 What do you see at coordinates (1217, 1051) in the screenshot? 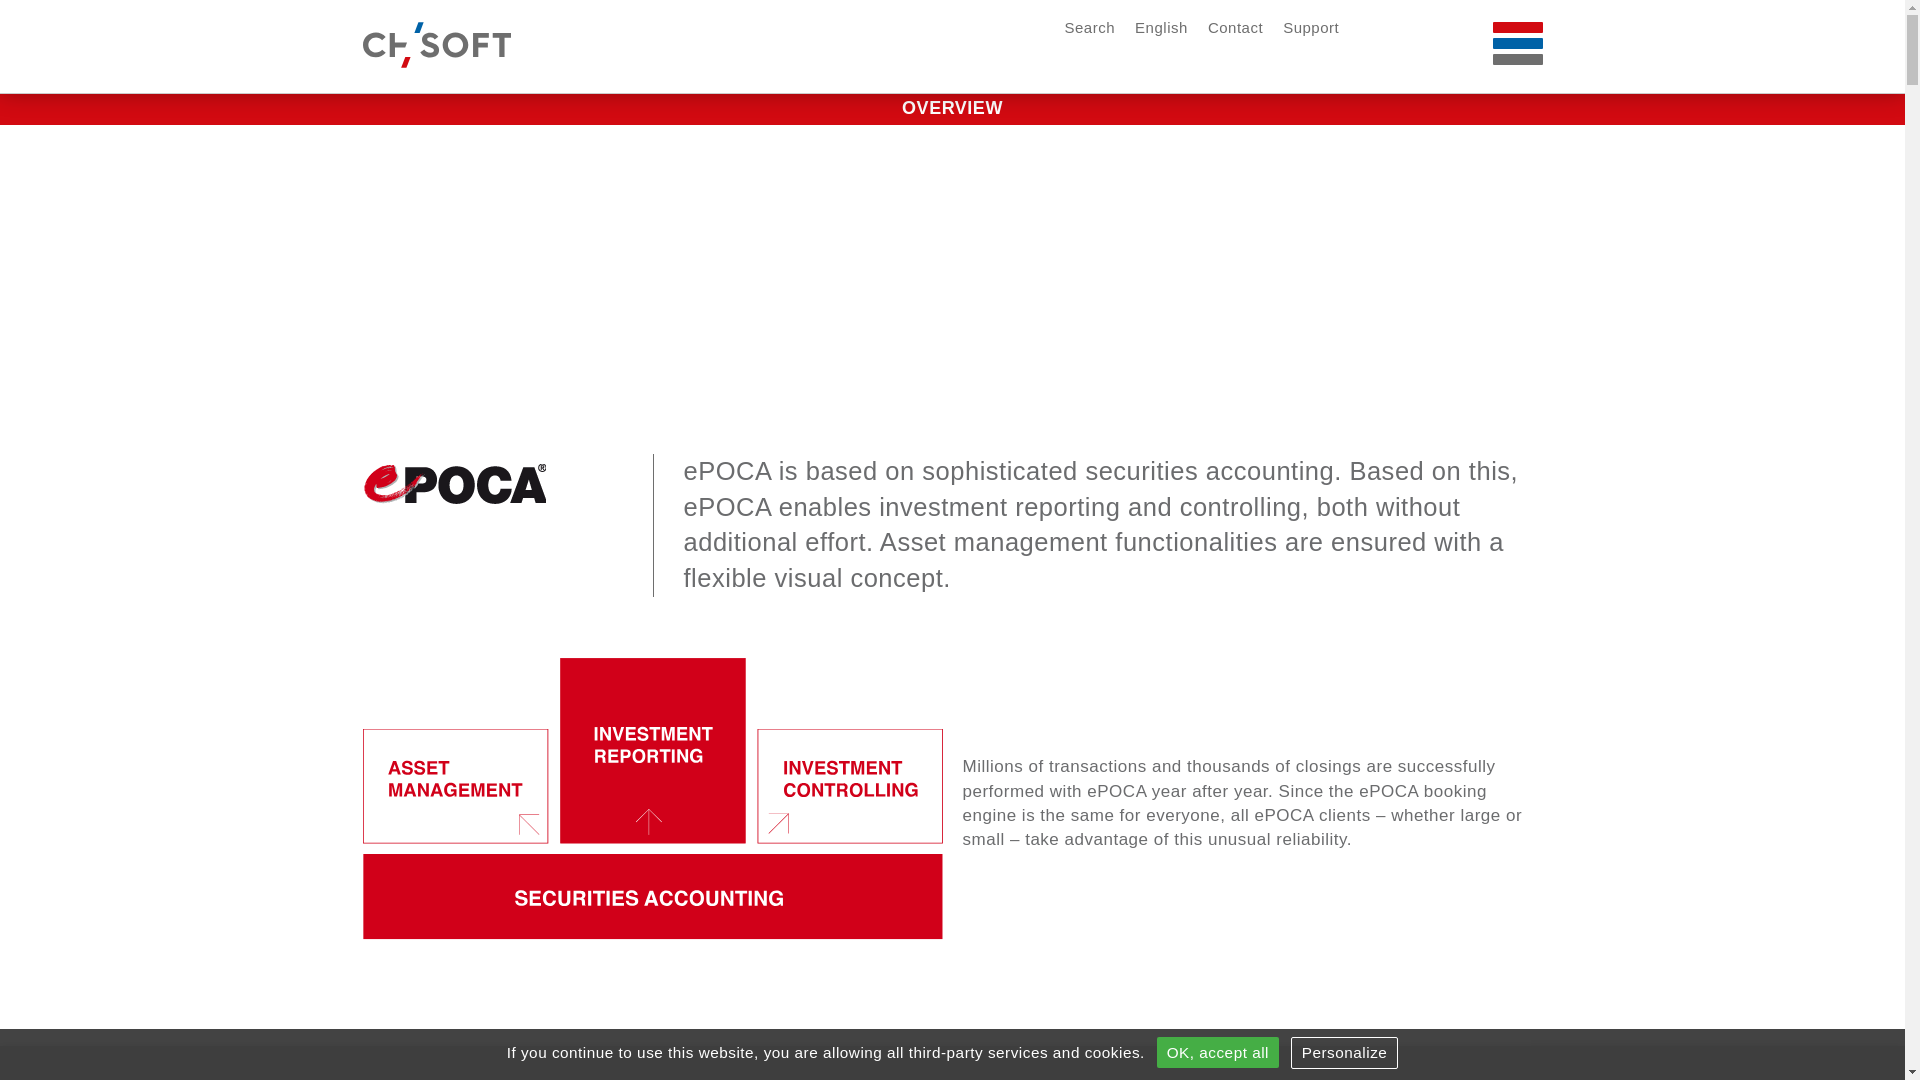
I see `'OK, accept all'` at bounding box center [1217, 1051].